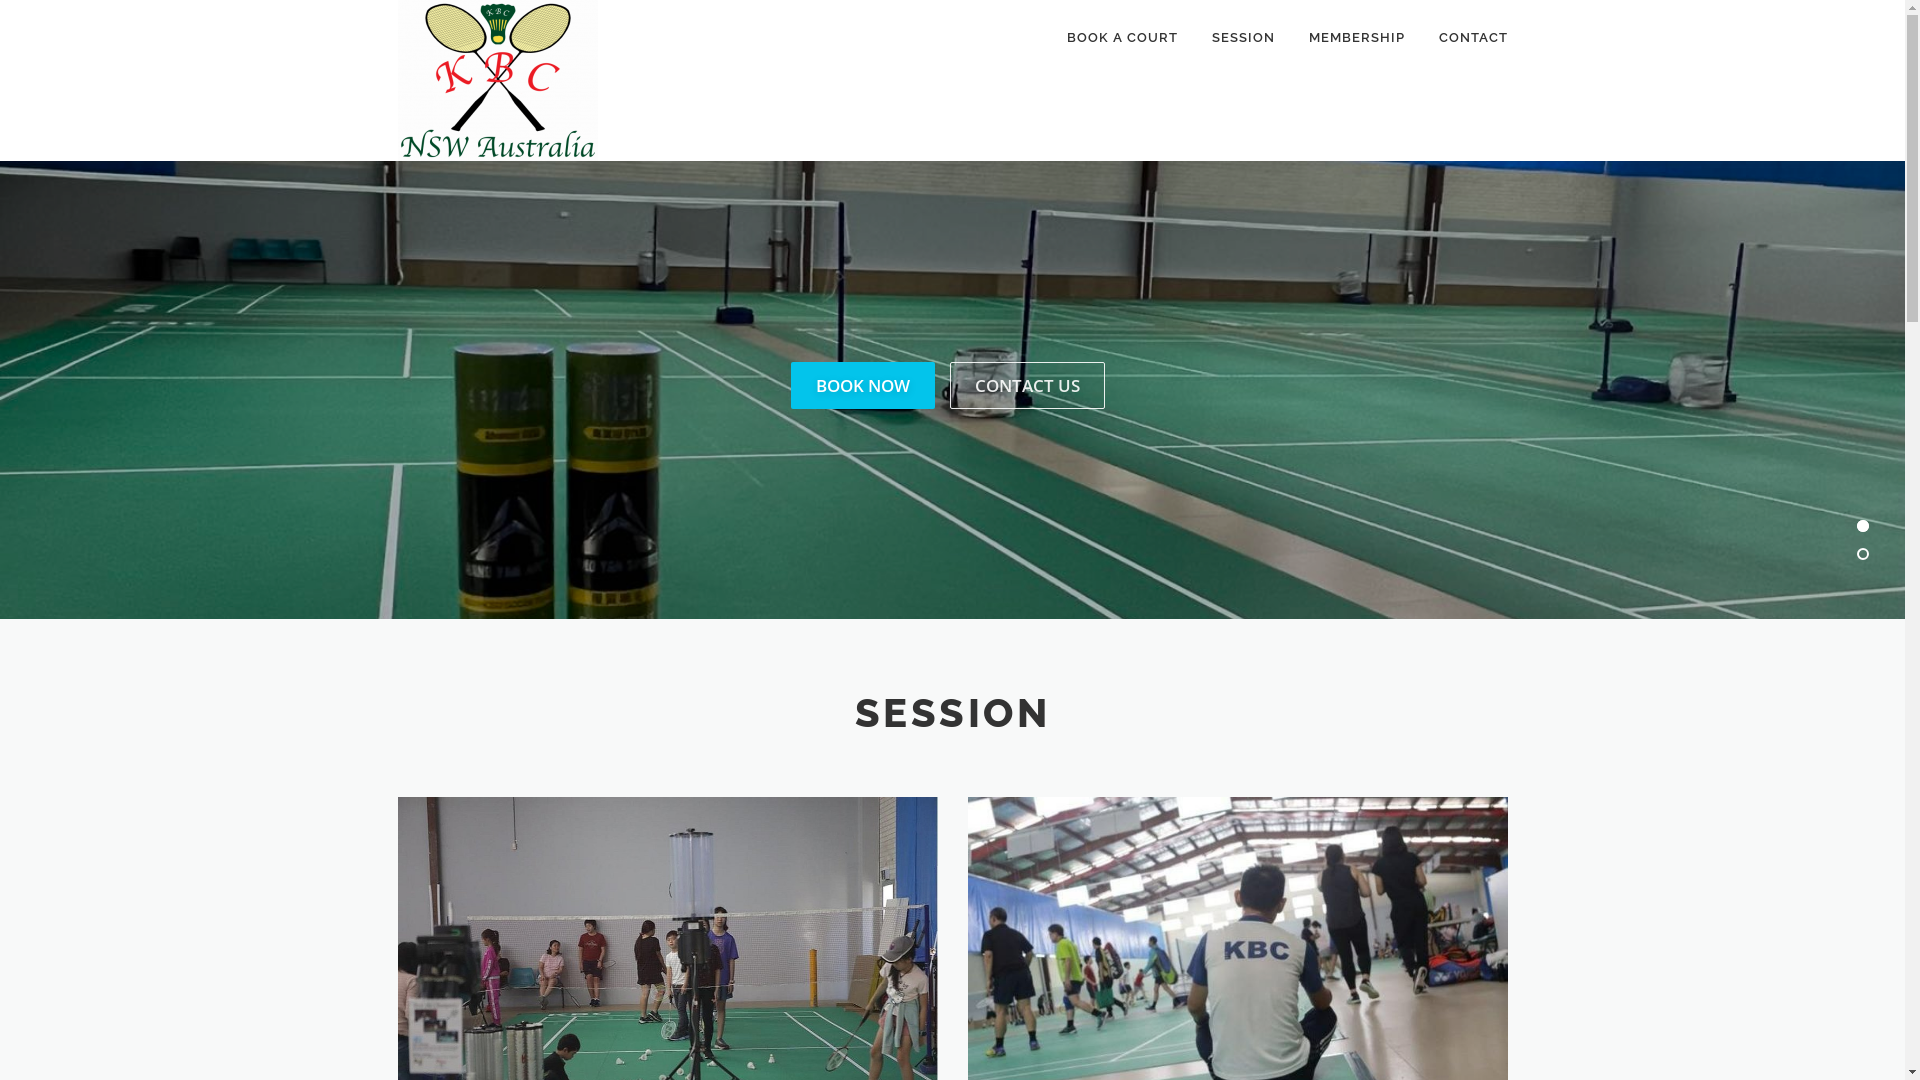 This screenshot has height=1080, width=1920. I want to click on 'BOOK A COURT', so click(1122, 37).